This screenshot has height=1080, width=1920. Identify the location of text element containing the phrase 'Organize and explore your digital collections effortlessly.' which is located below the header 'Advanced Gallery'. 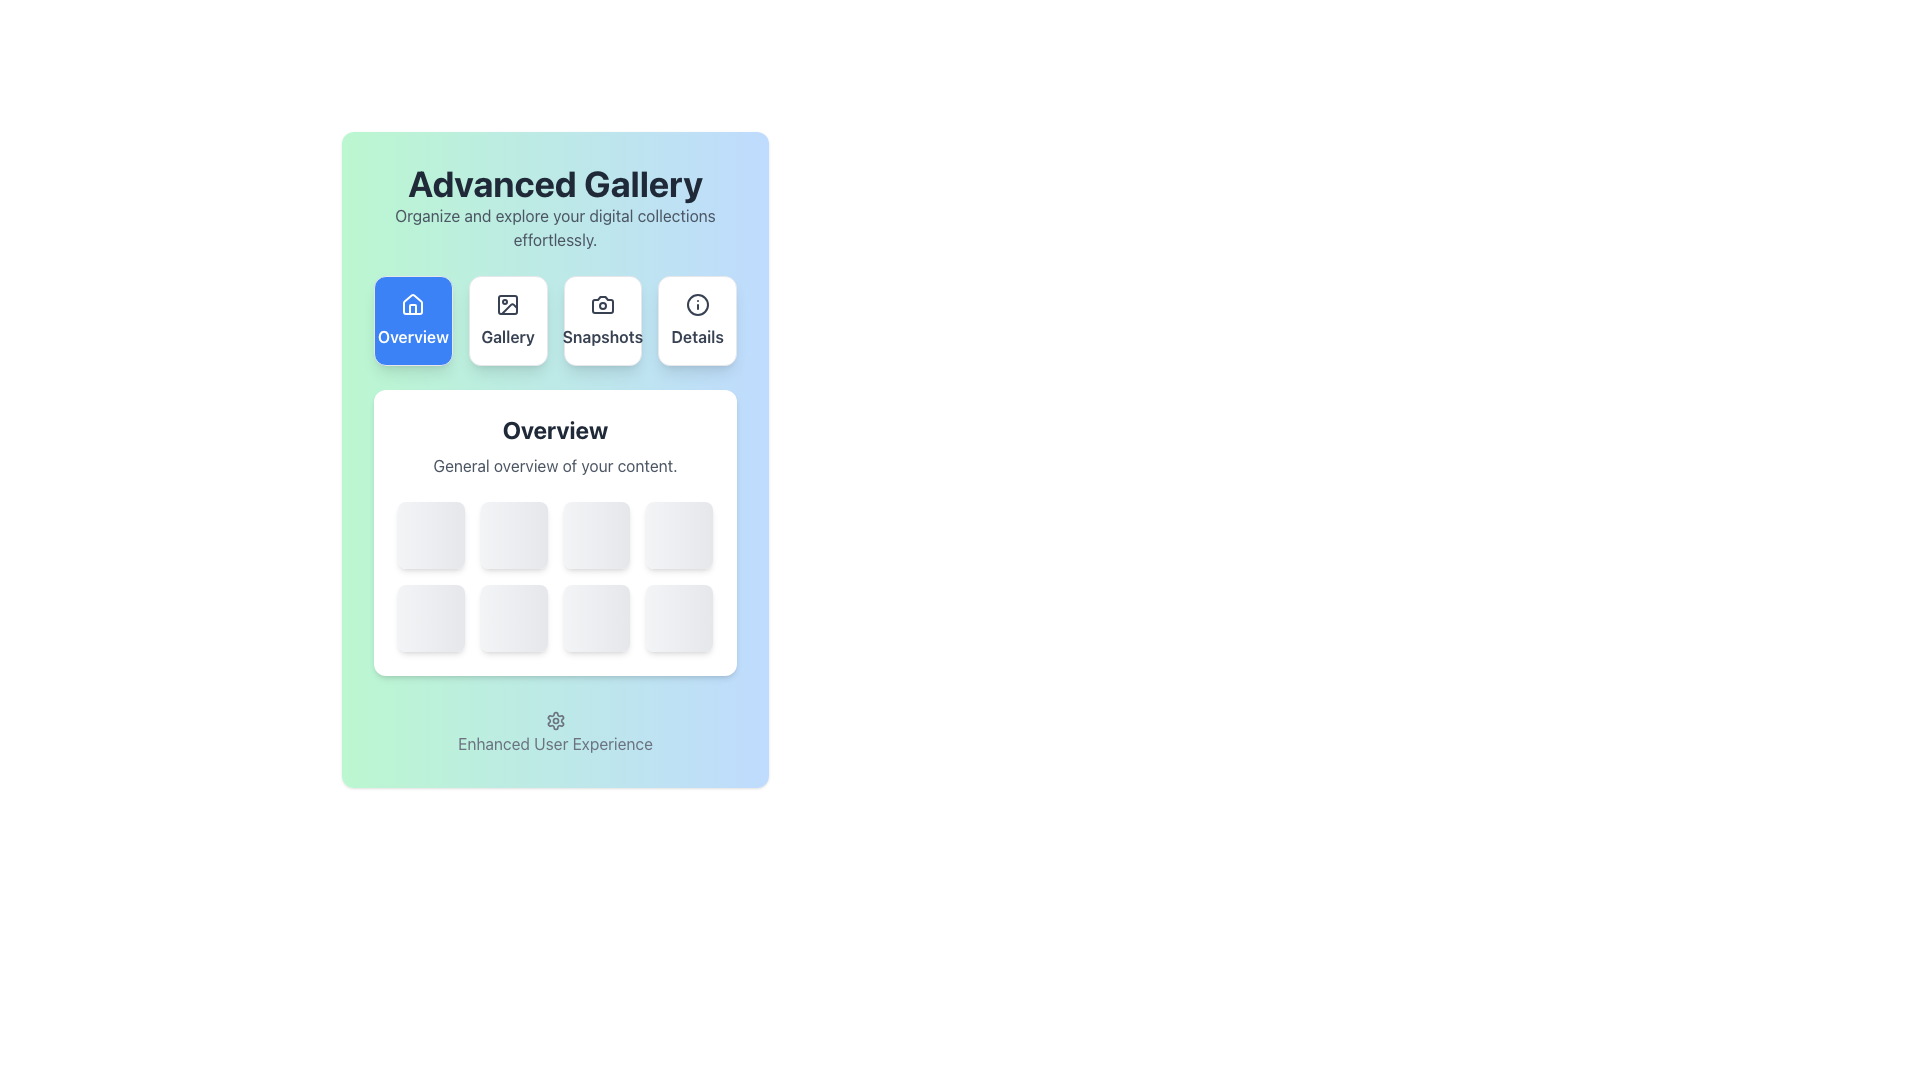
(555, 226).